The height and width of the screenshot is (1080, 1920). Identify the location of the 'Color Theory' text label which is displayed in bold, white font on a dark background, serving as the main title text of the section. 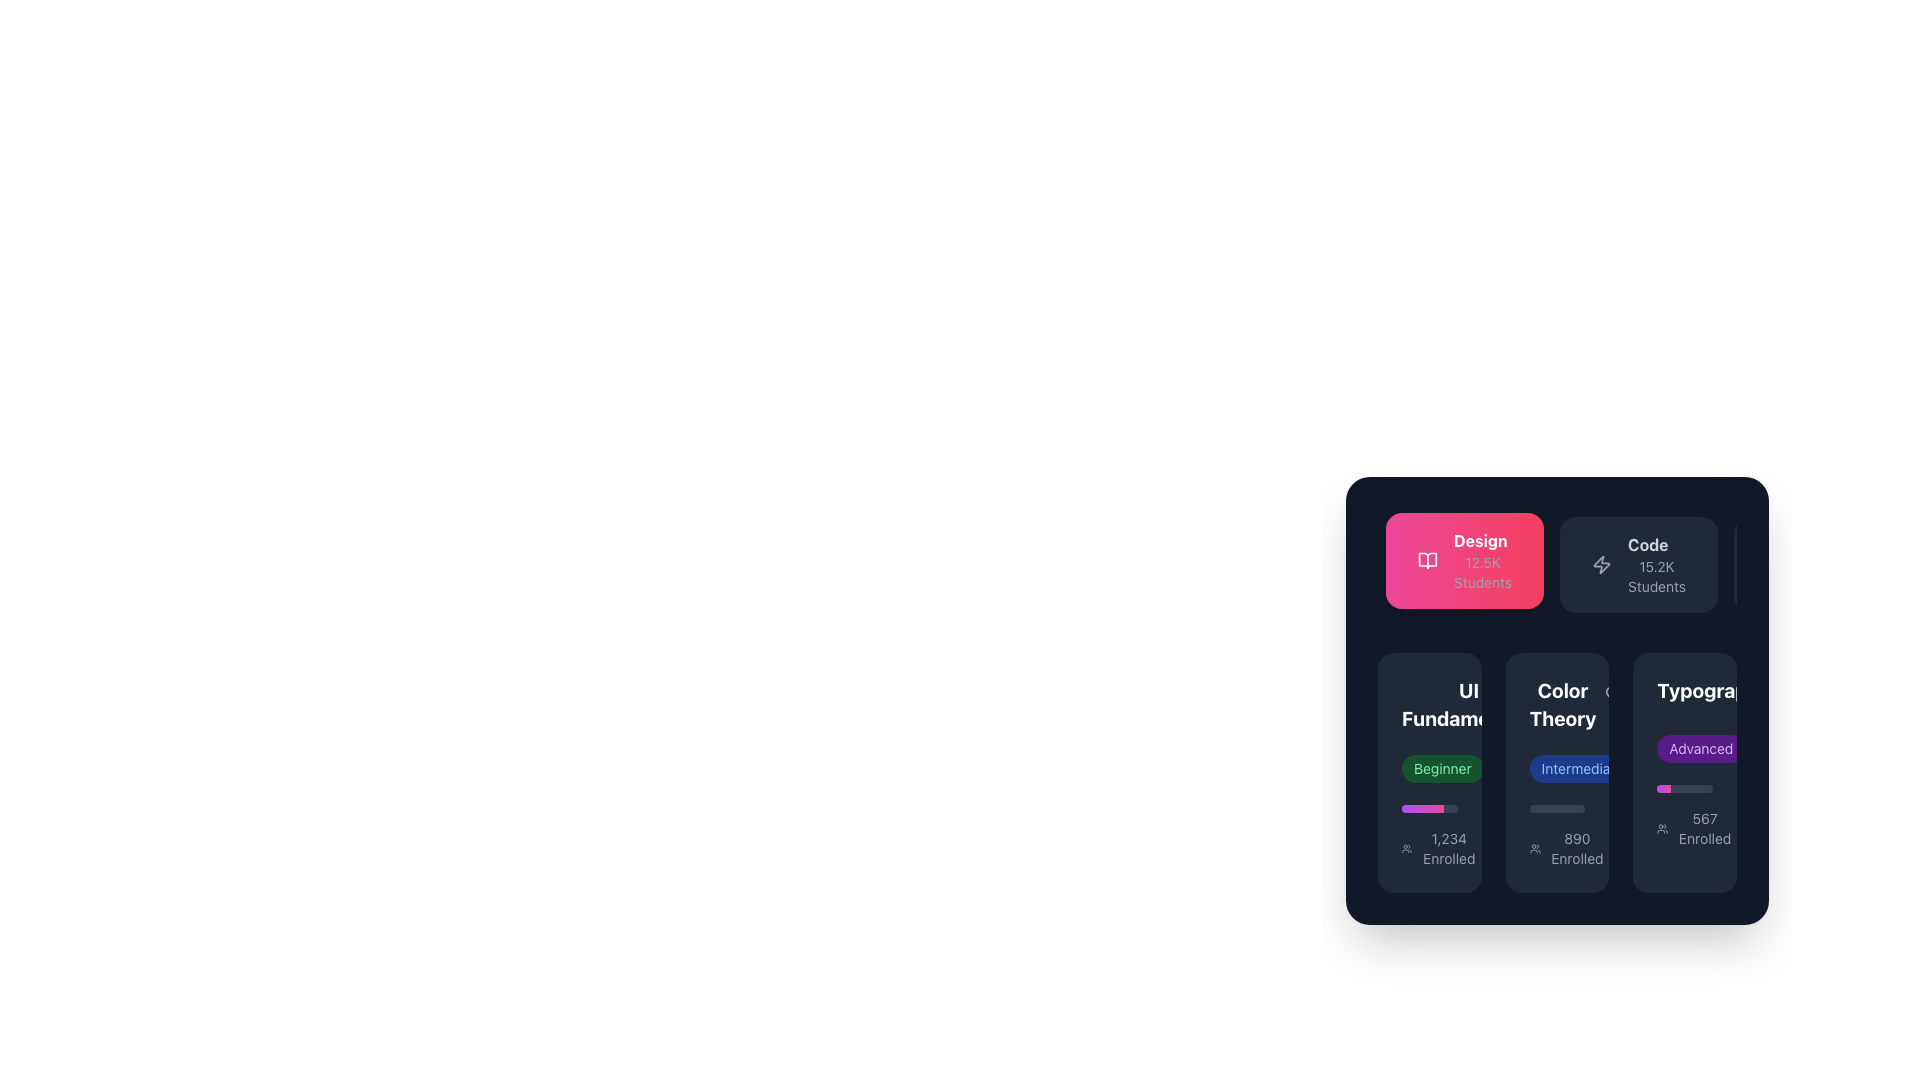
(1556, 704).